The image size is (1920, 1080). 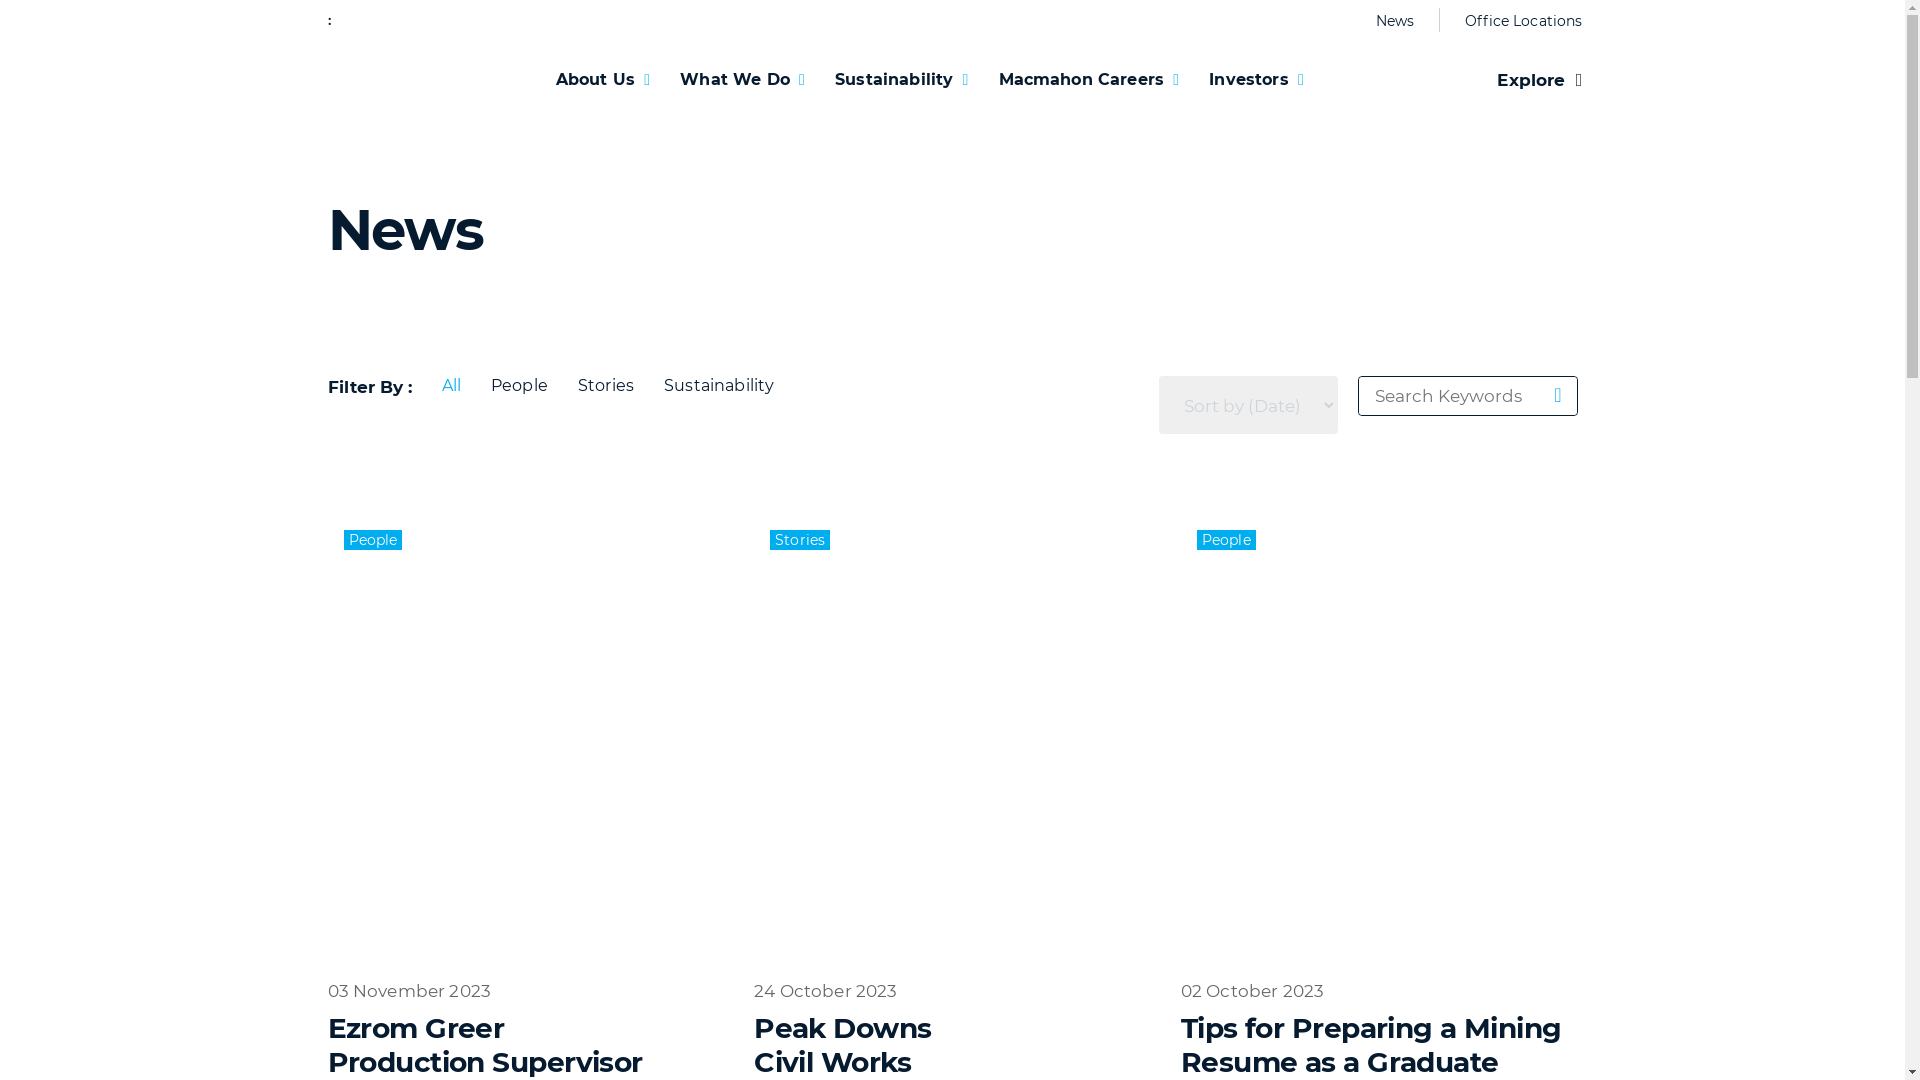 I want to click on 'Investors', so click(x=1255, y=78).